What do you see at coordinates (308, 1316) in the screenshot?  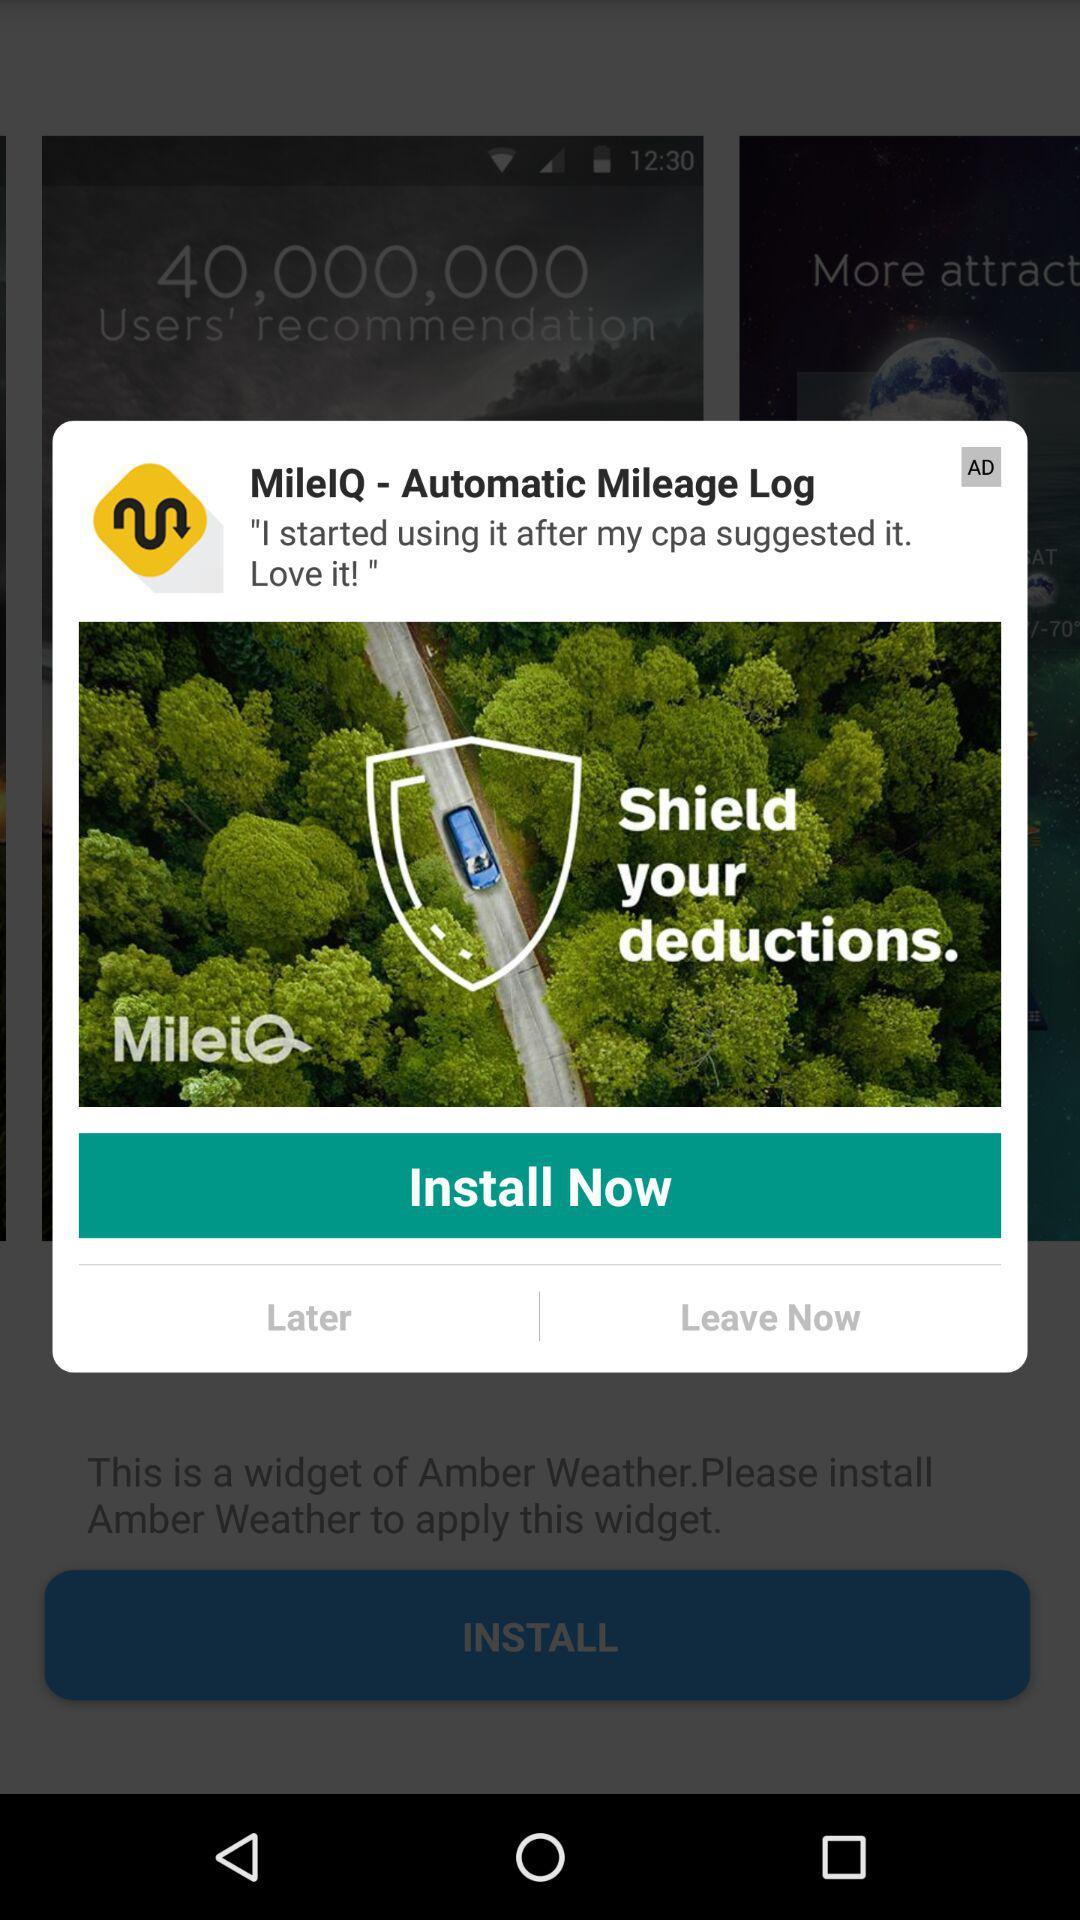 I see `later icon` at bounding box center [308, 1316].